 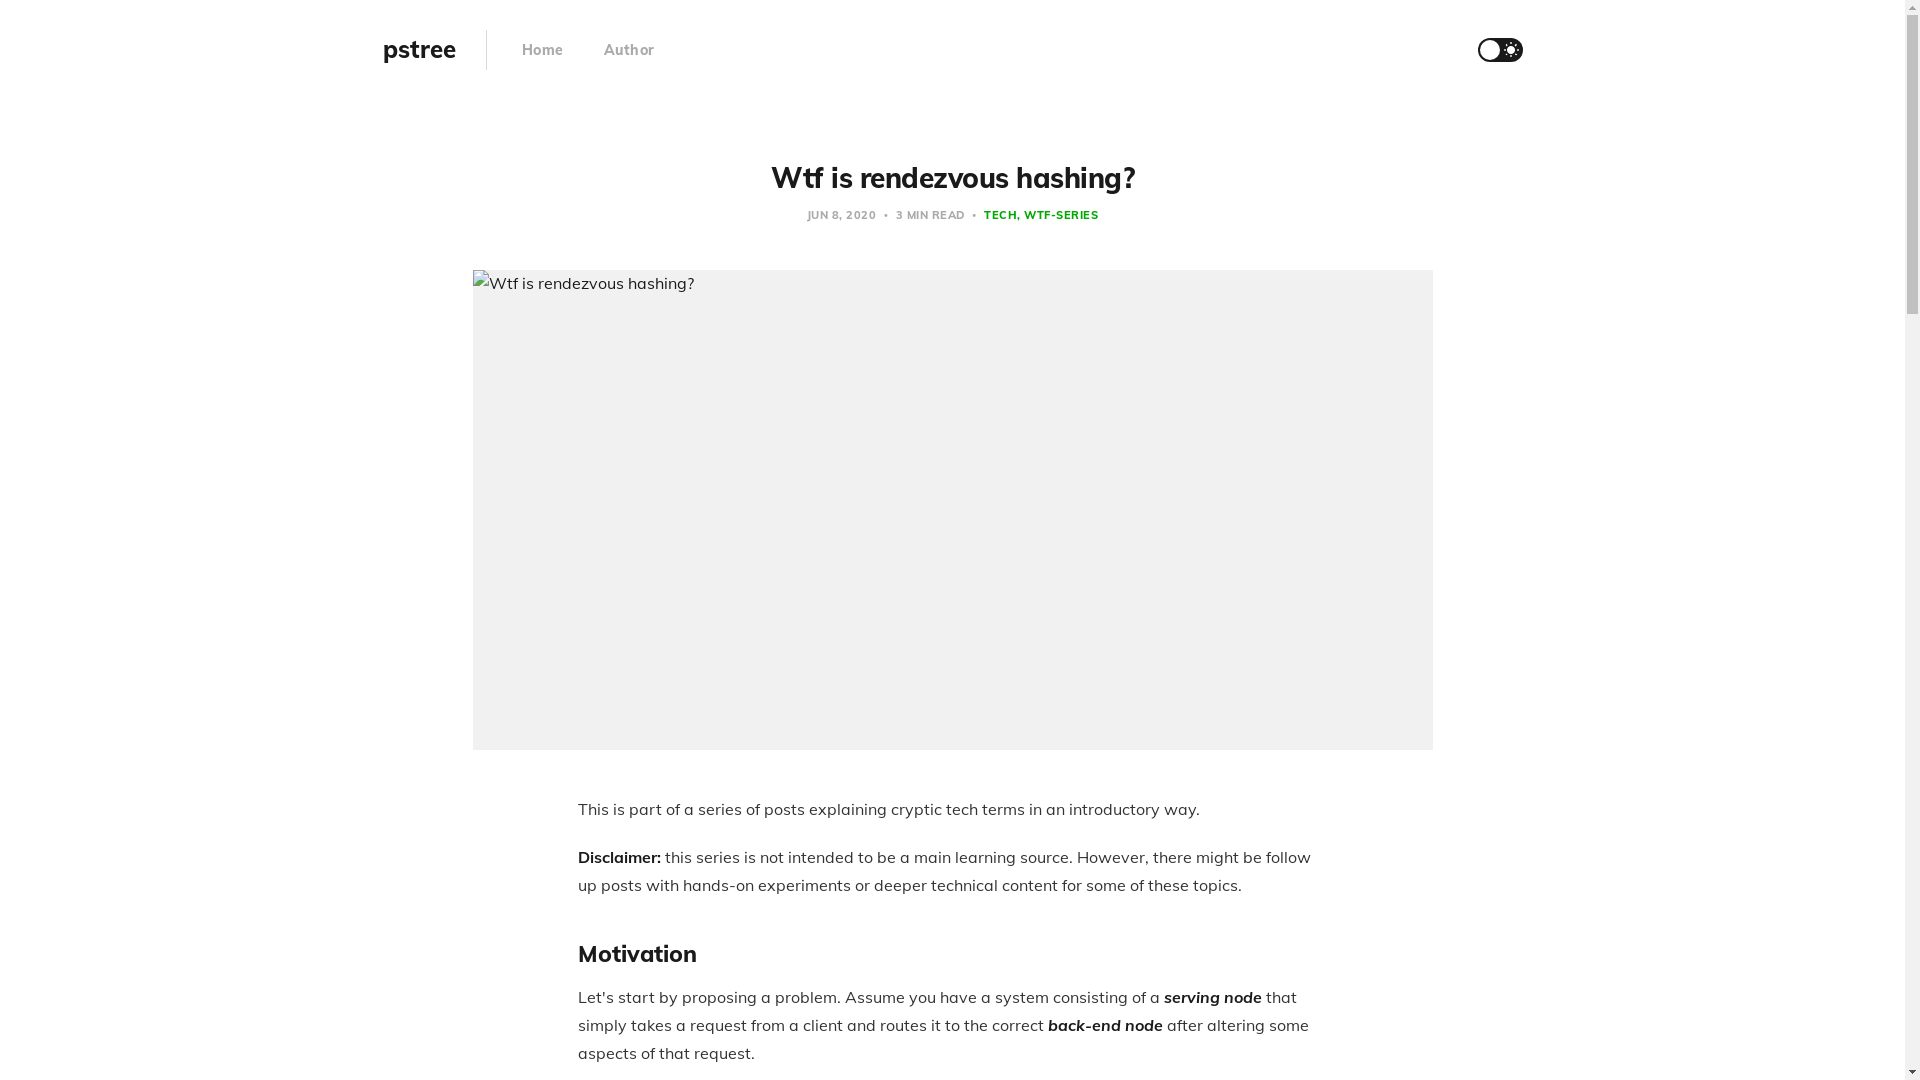 What do you see at coordinates (628, 49) in the screenshot?
I see `'Author'` at bounding box center [628, 49].